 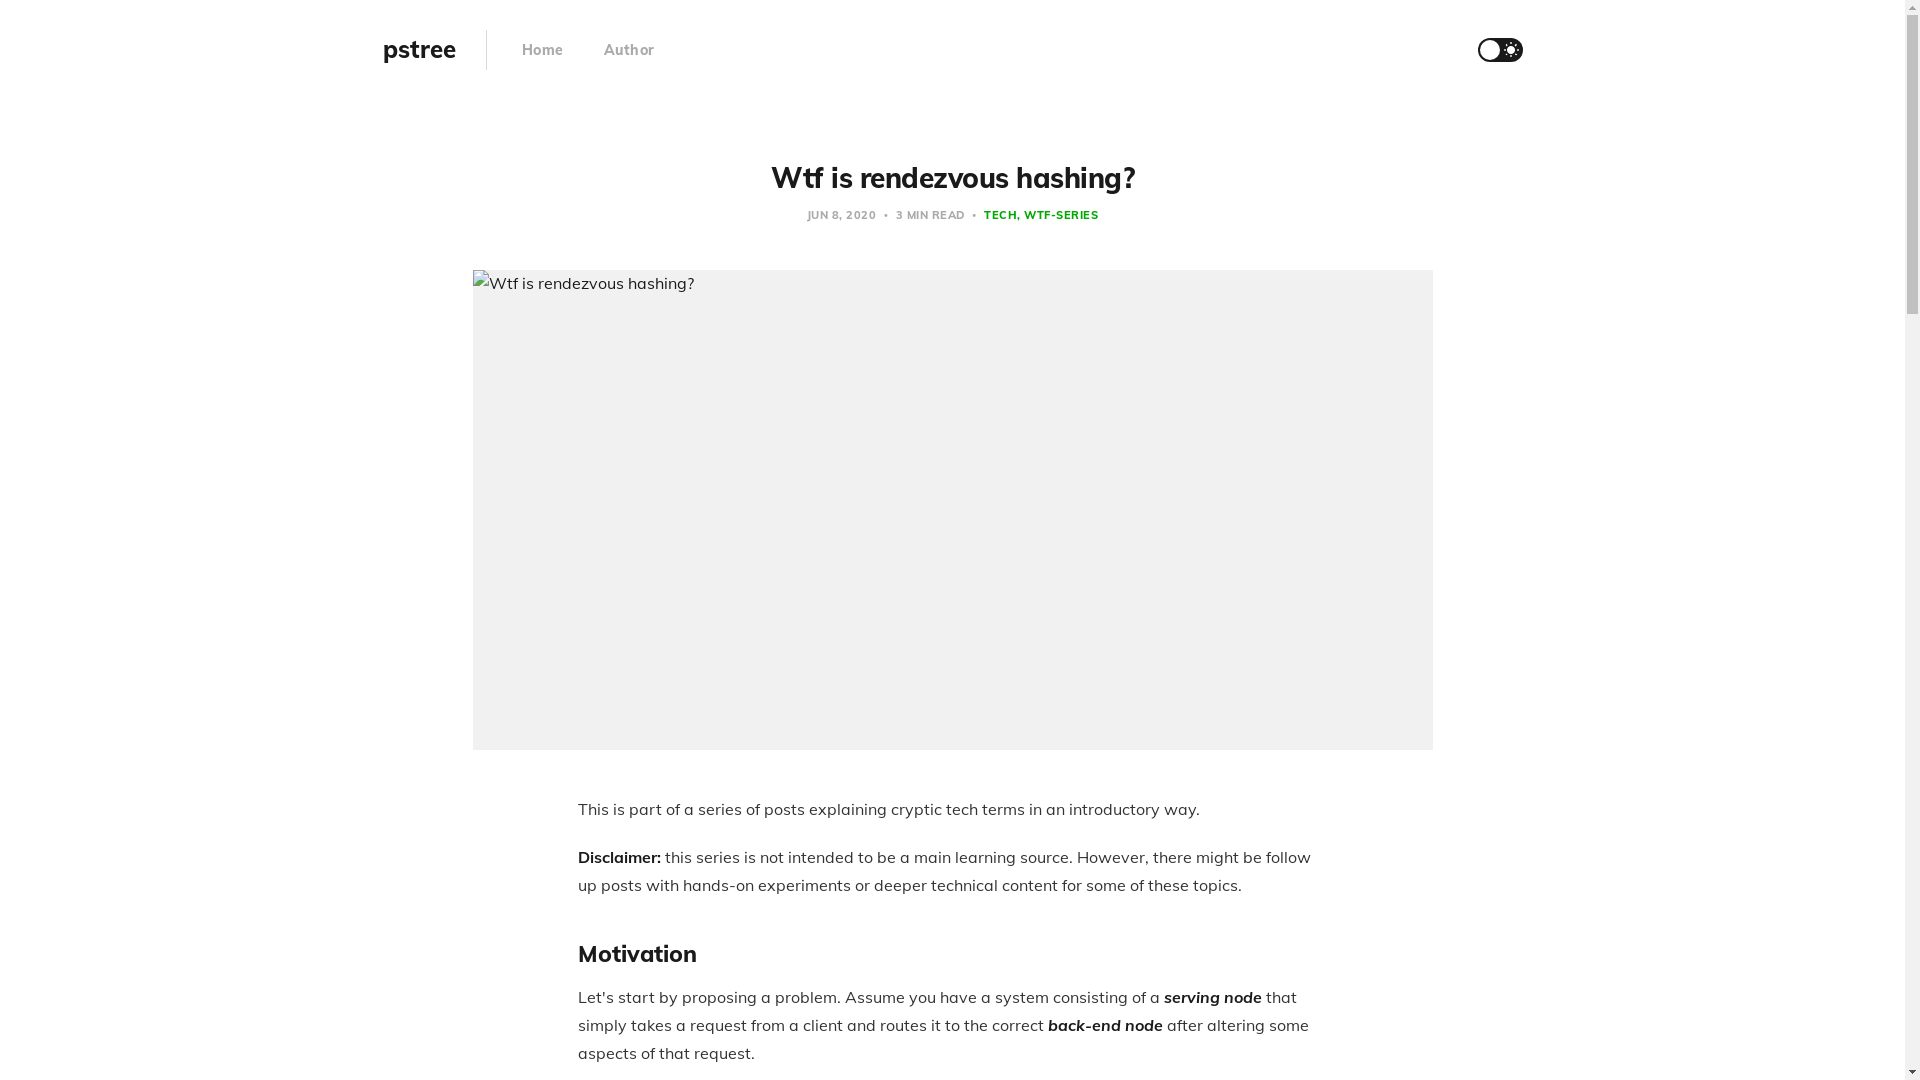 What do you see at coordinates (628, 49) in the screenshot?
I see `'Author'` at bounding box center [628, 49].